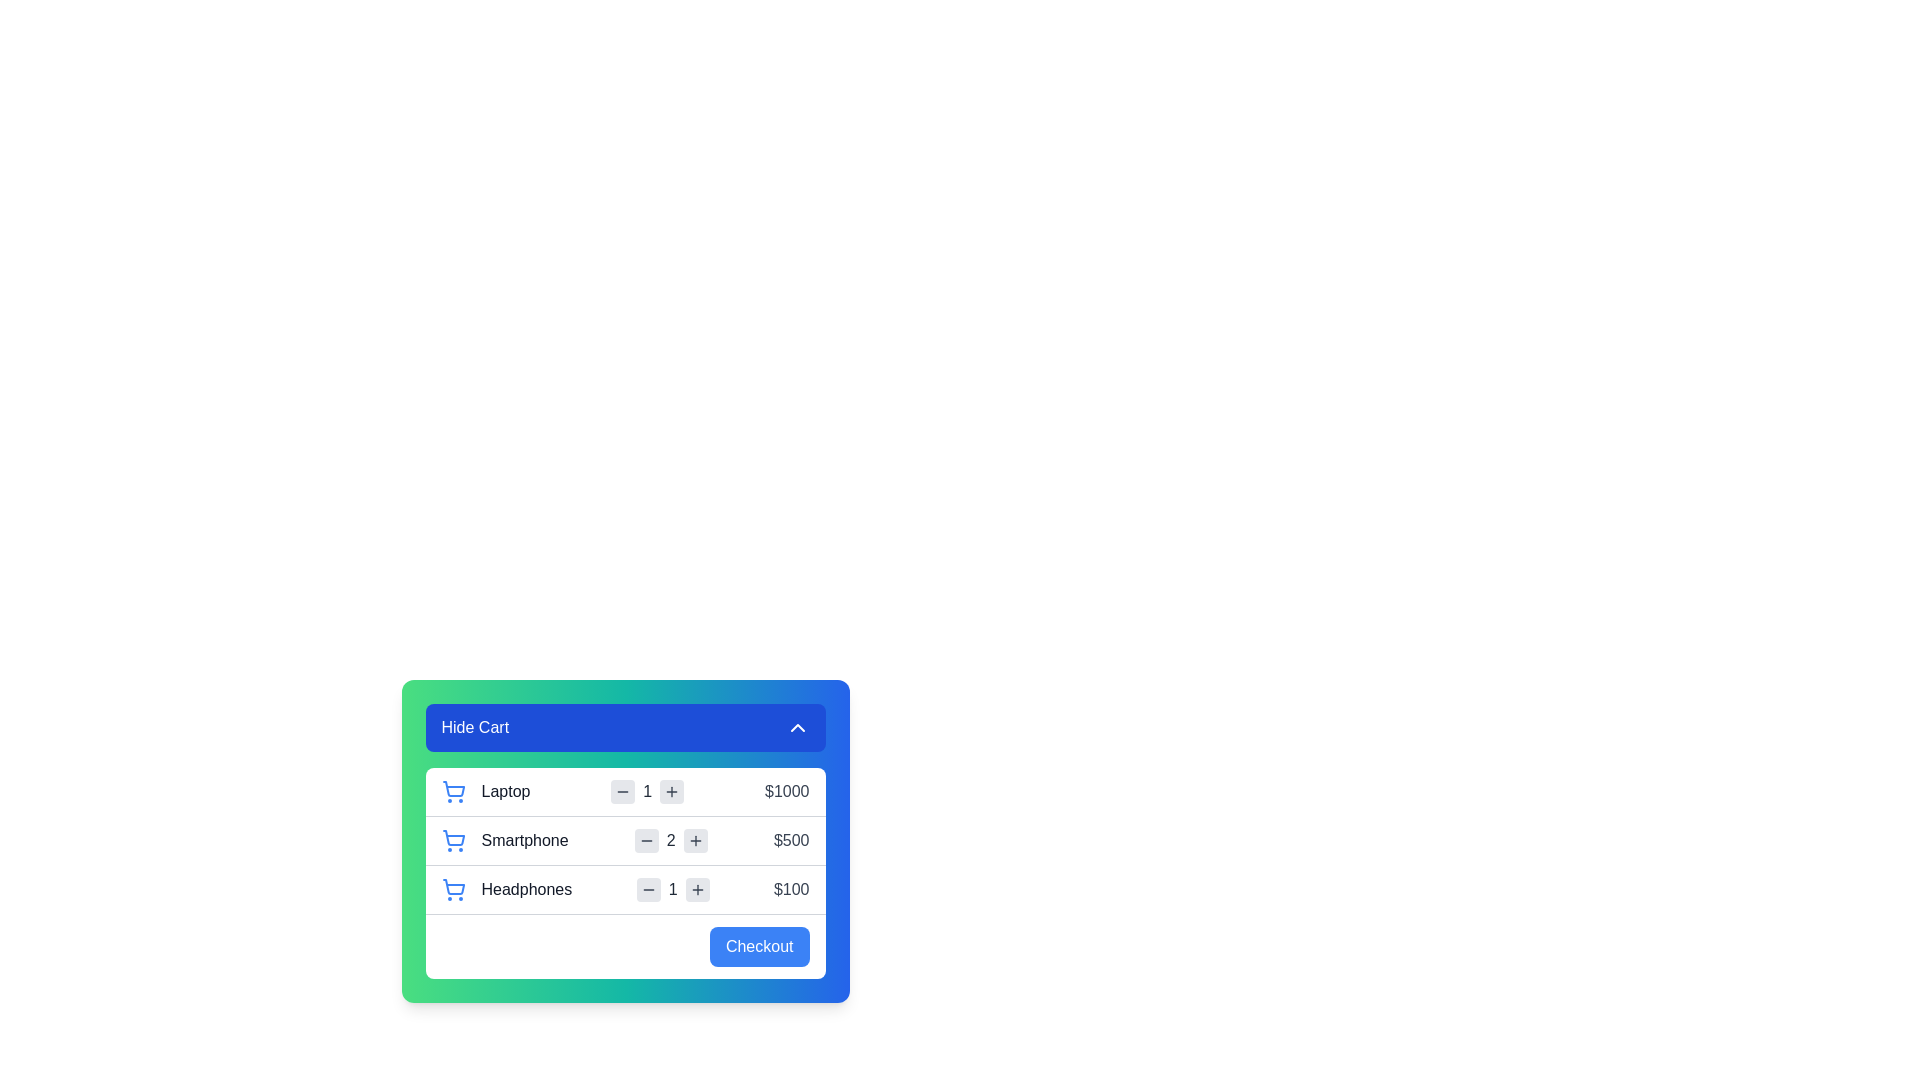 This screenshot has height=1080, width=1920. Describe the element at coordinates (796, 728) in the screenshot. I see `the small upward-pointing chevron arrow icon button located at the top right corner of the blue 'Hide Cart' section` at that location.